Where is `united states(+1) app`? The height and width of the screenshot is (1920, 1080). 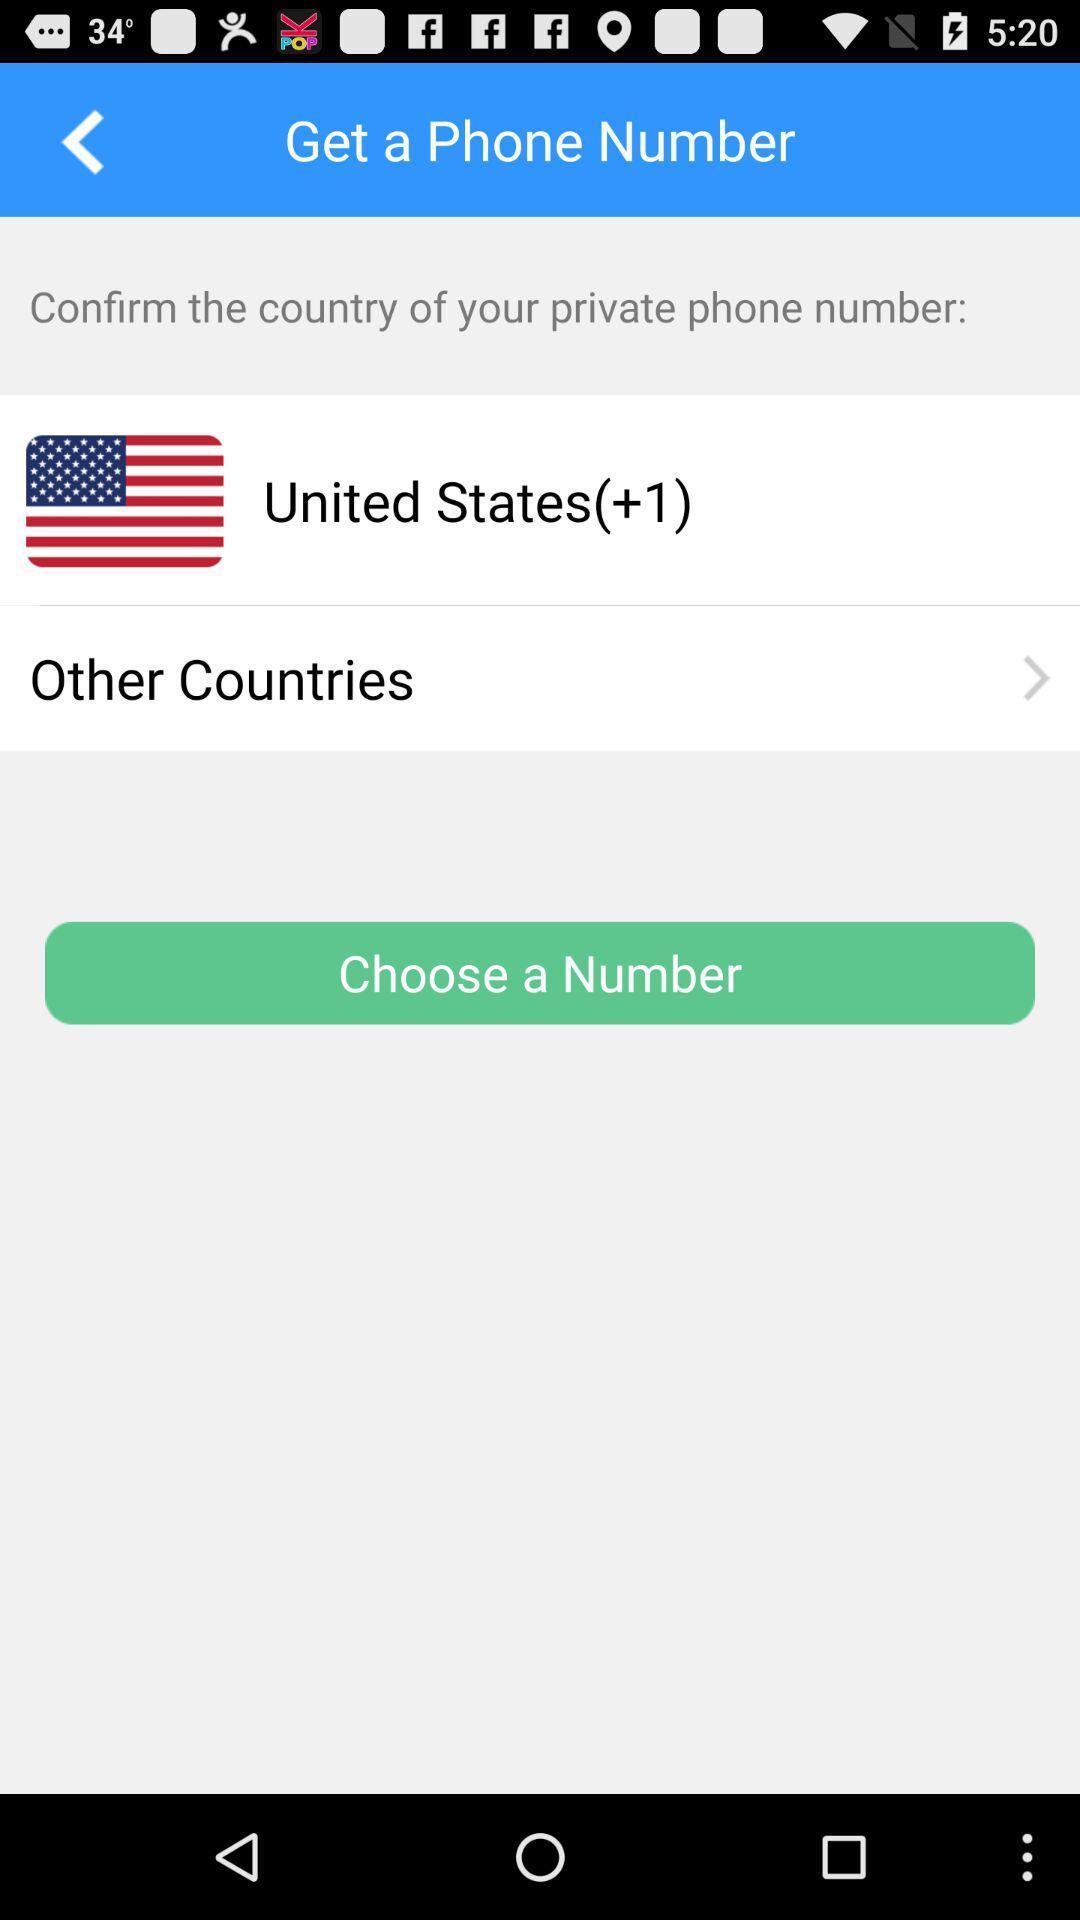
united states(+1) app is located at coordinates (633, 500).